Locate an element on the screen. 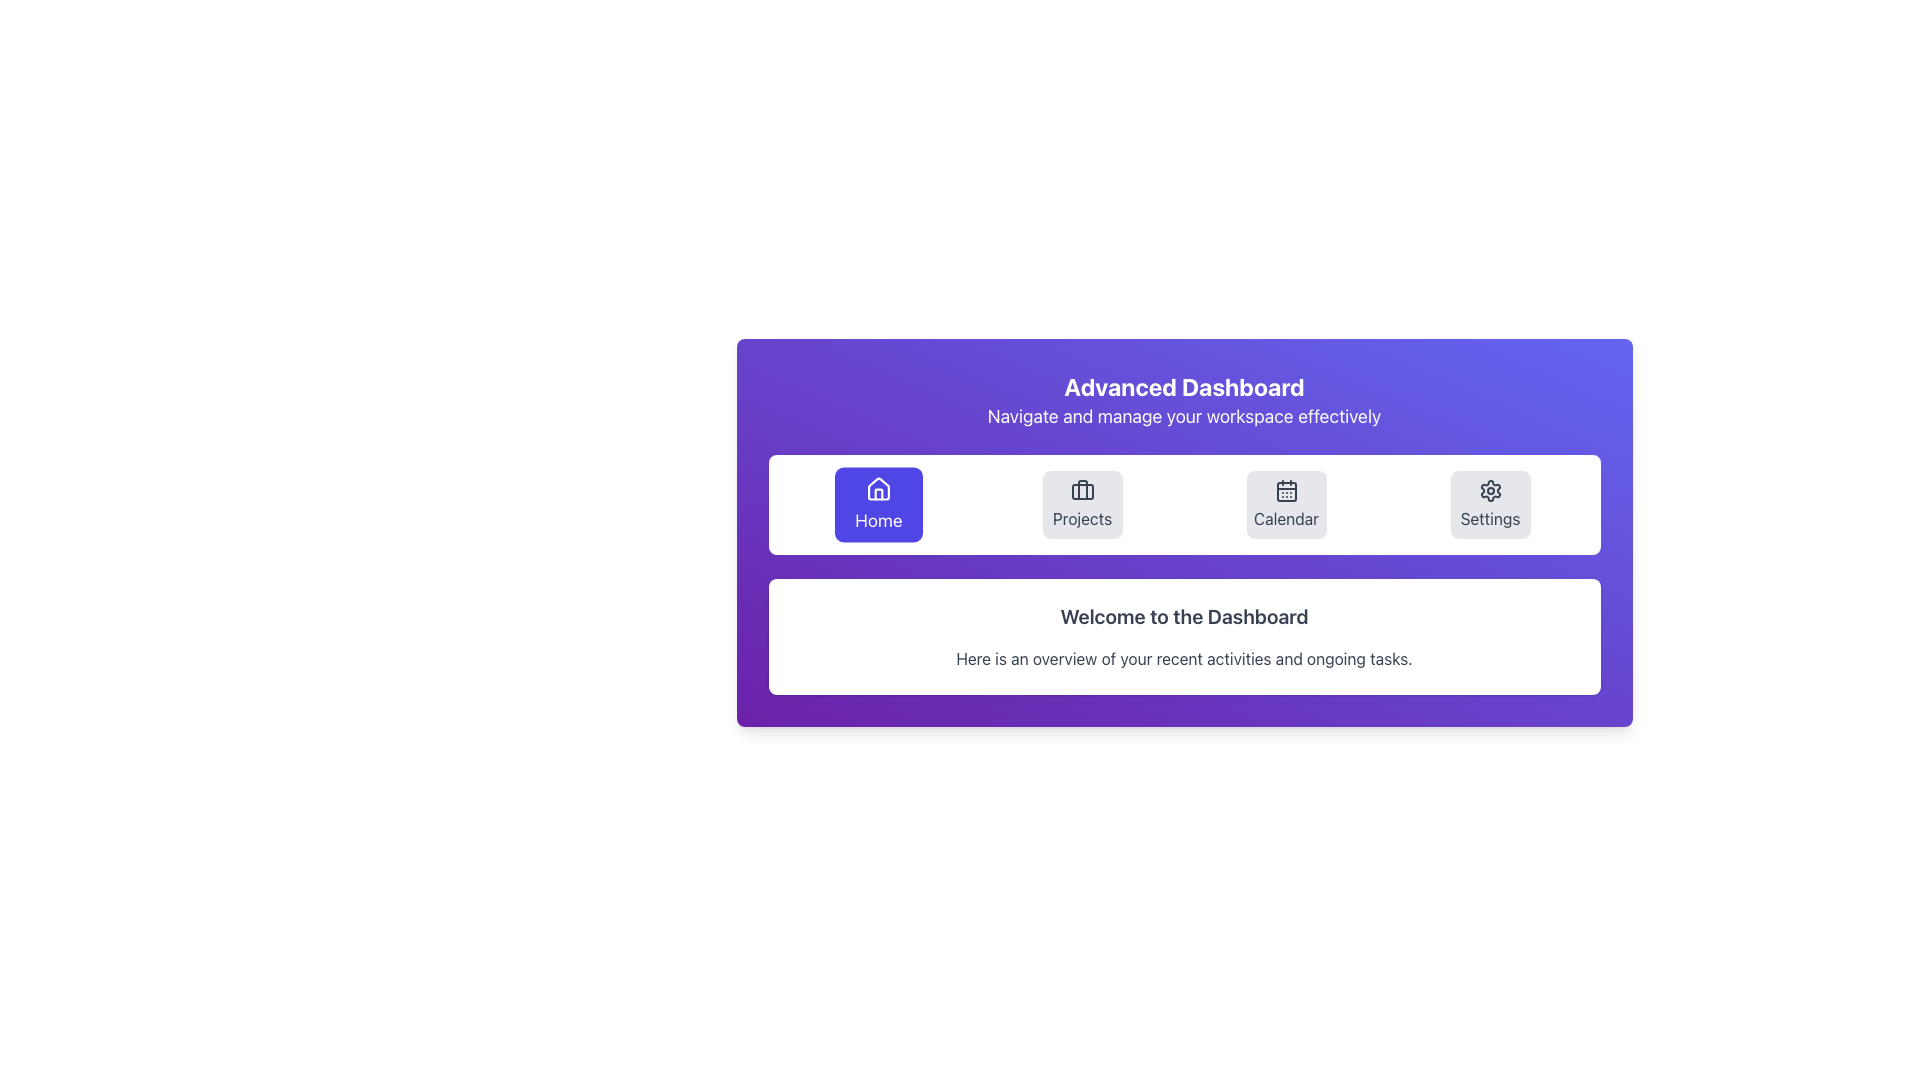  the navigation button located on the top navigation bar, positioned between 'Projects' and 'Settings' is located at coordinates (1286, 504).